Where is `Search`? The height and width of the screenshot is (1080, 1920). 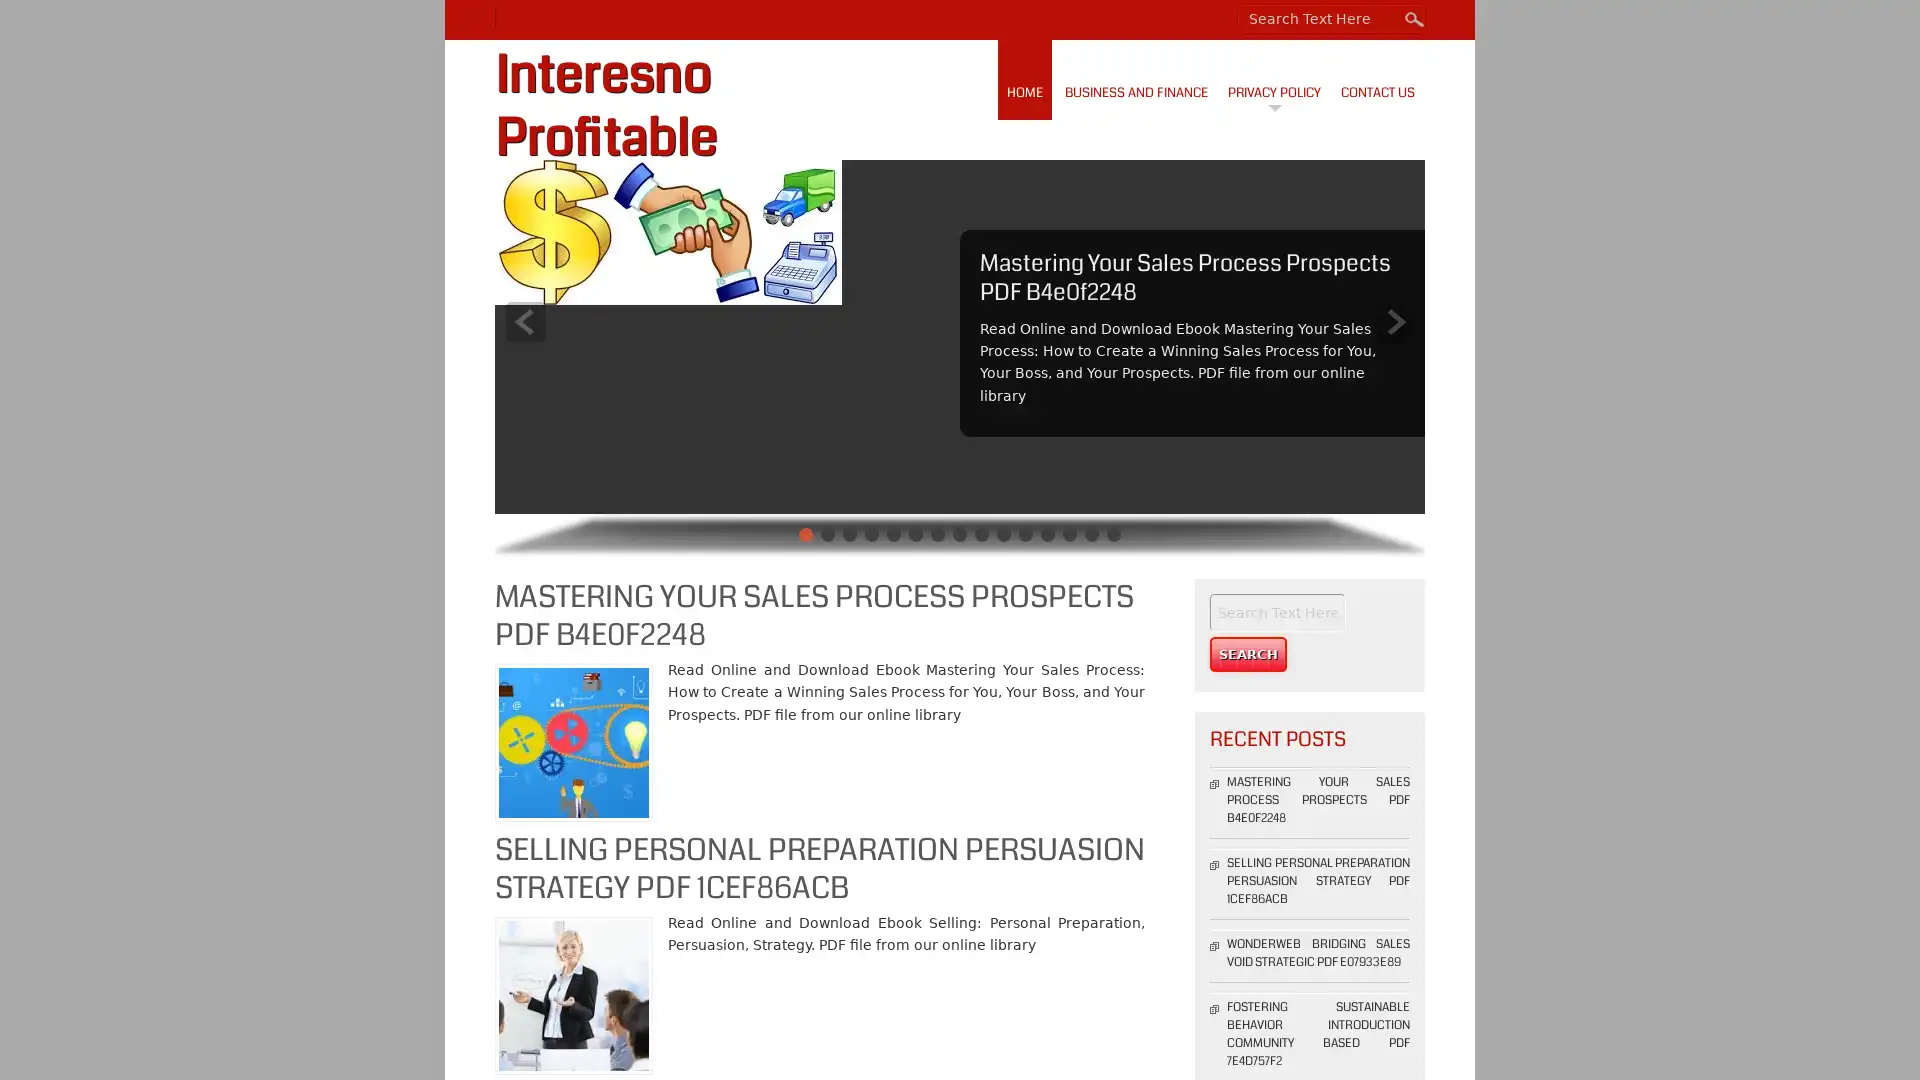 Search is located at coordinates (1247, 654).